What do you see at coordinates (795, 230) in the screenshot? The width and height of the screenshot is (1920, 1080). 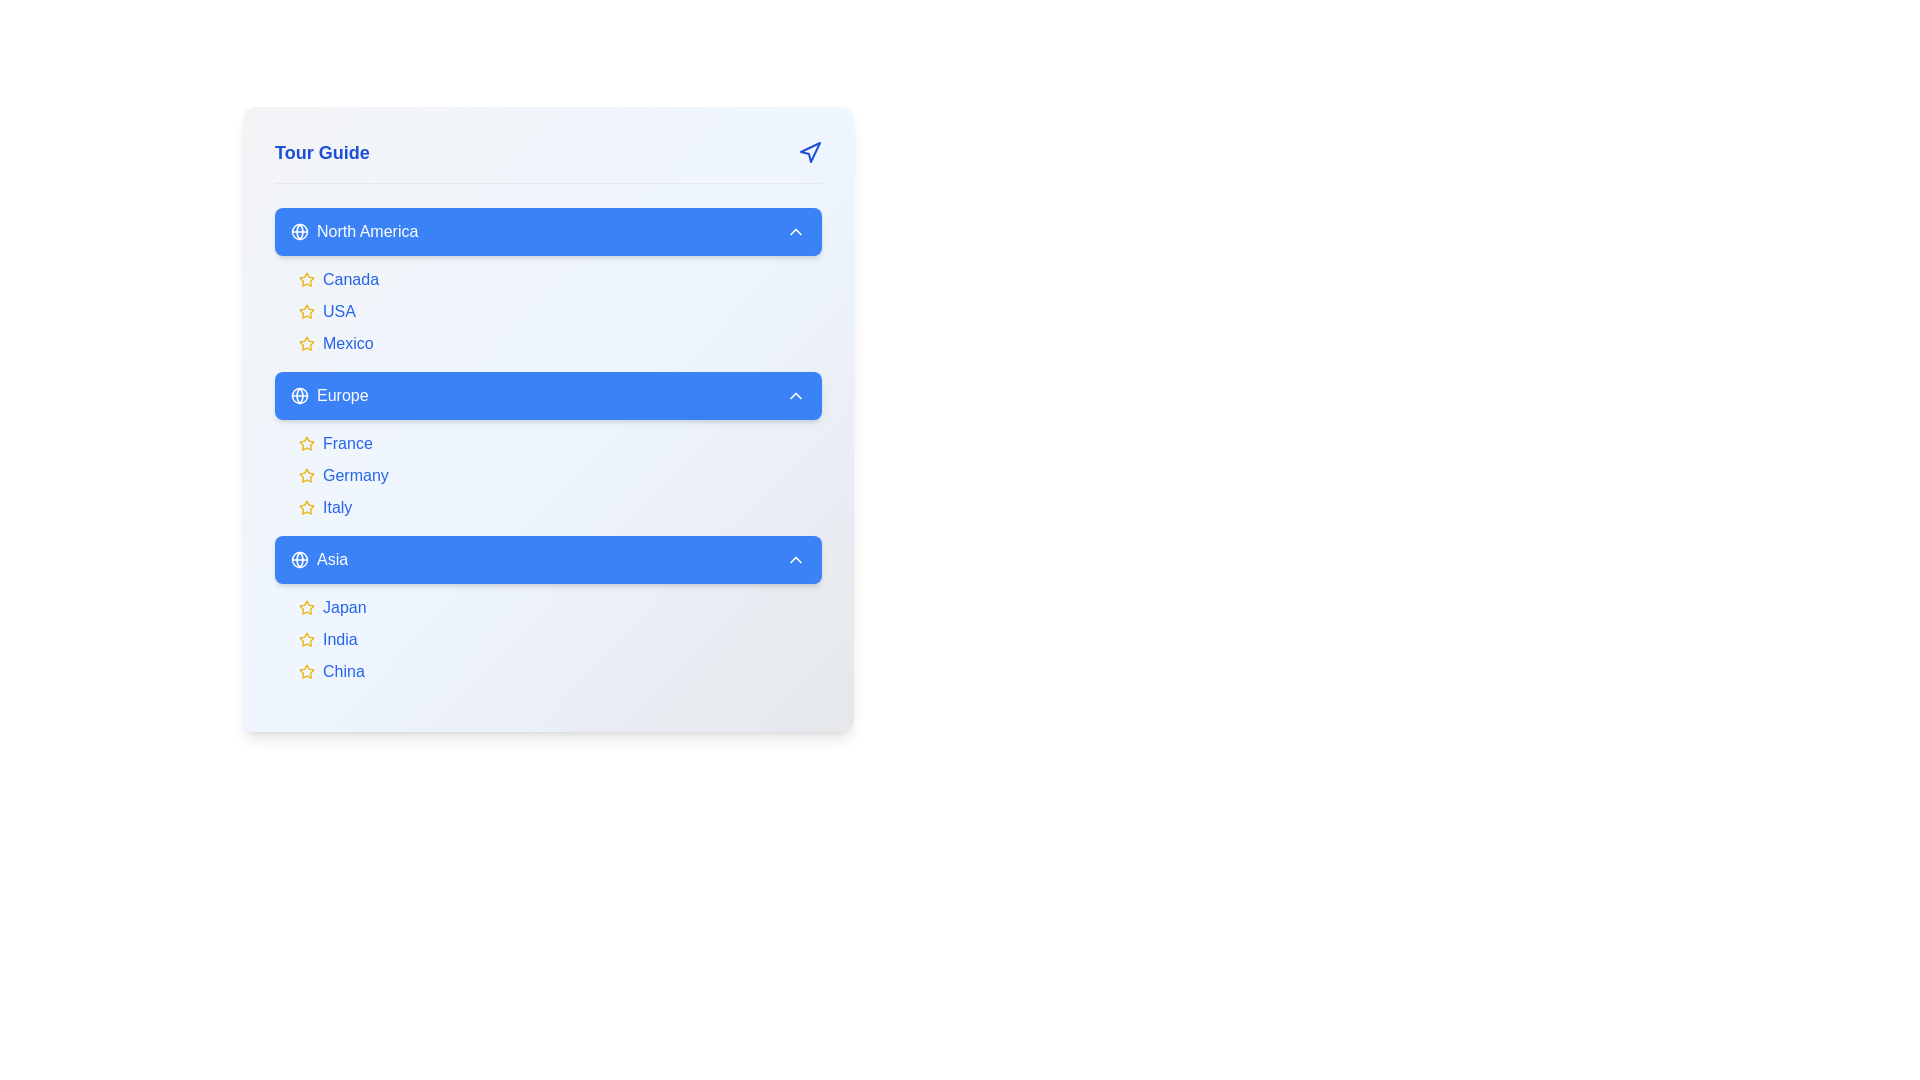 I see `the small upward-pointing chevron icon located on the far-right edge of the 'North America' section for potential visual feedback` at bounding box center [795, 230].